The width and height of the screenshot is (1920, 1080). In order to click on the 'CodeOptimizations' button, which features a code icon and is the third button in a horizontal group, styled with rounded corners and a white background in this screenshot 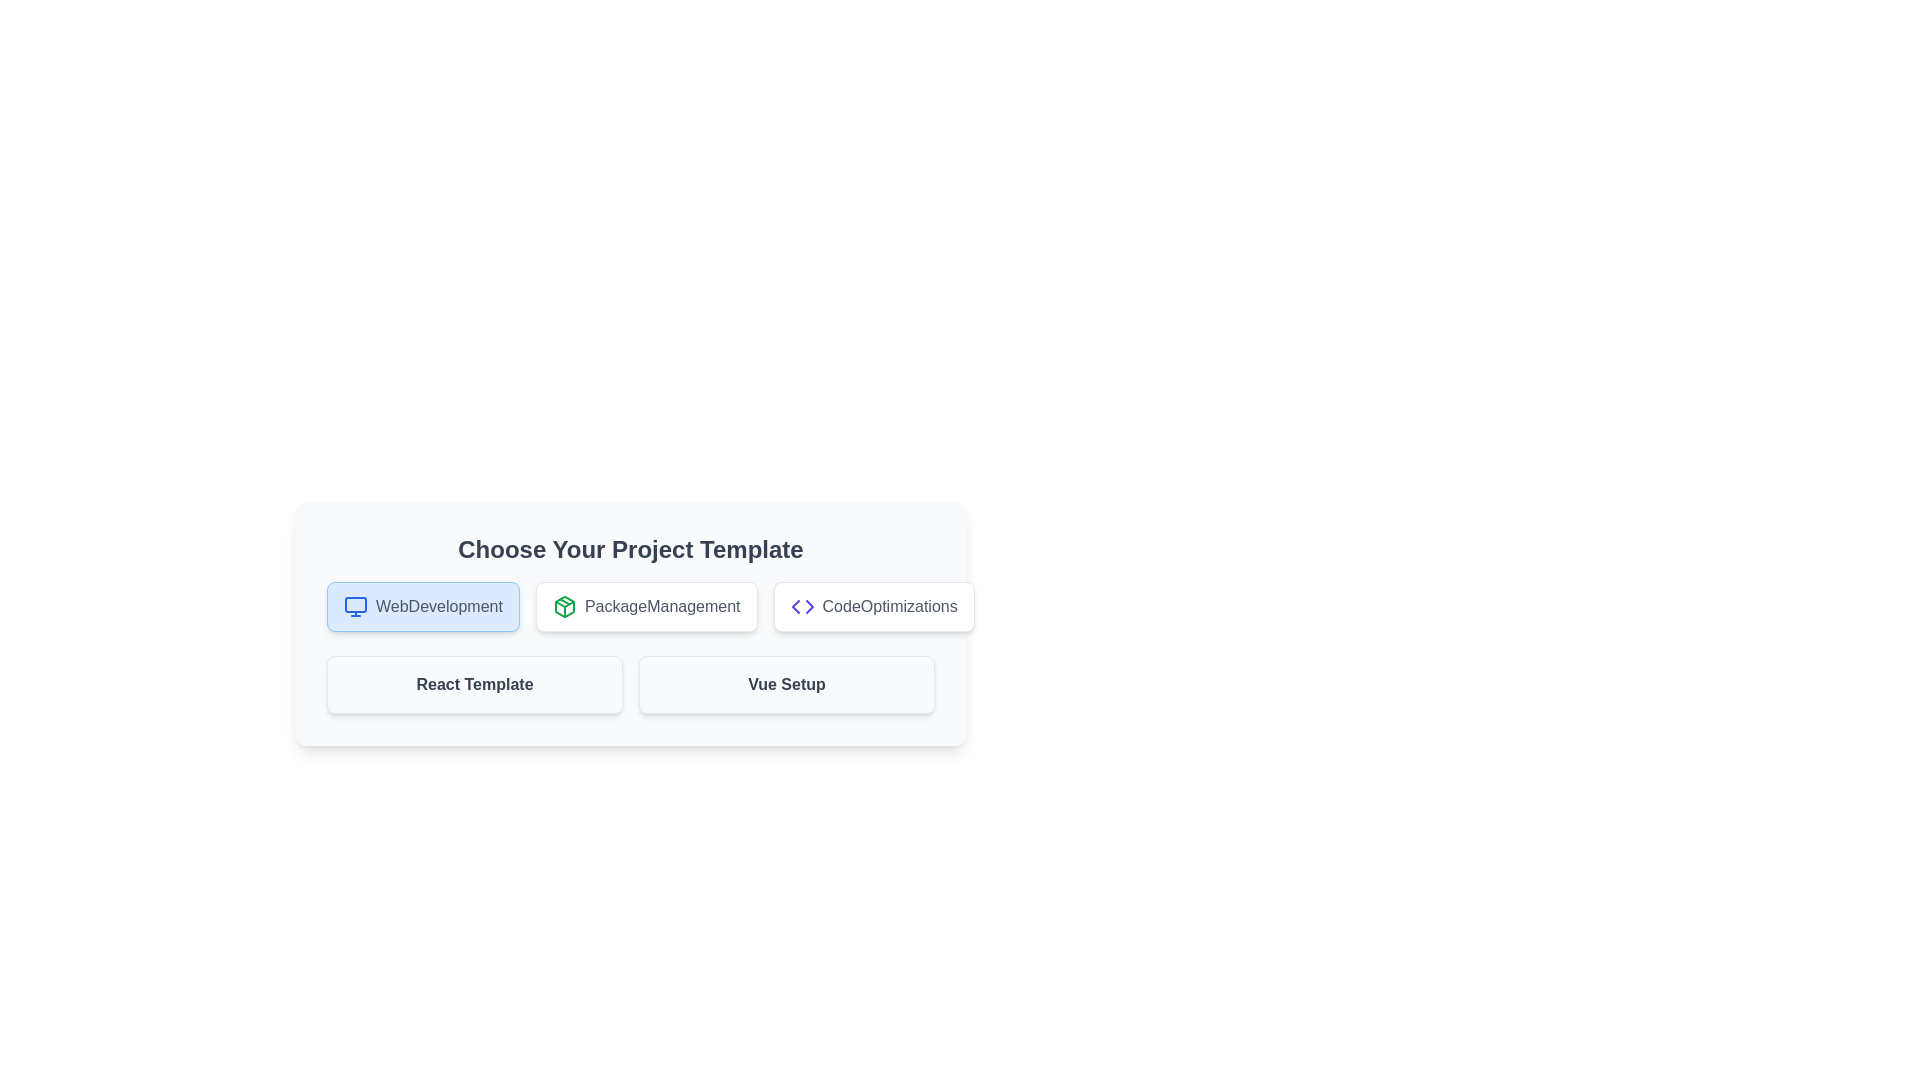, I will do `click(874, 605)`.